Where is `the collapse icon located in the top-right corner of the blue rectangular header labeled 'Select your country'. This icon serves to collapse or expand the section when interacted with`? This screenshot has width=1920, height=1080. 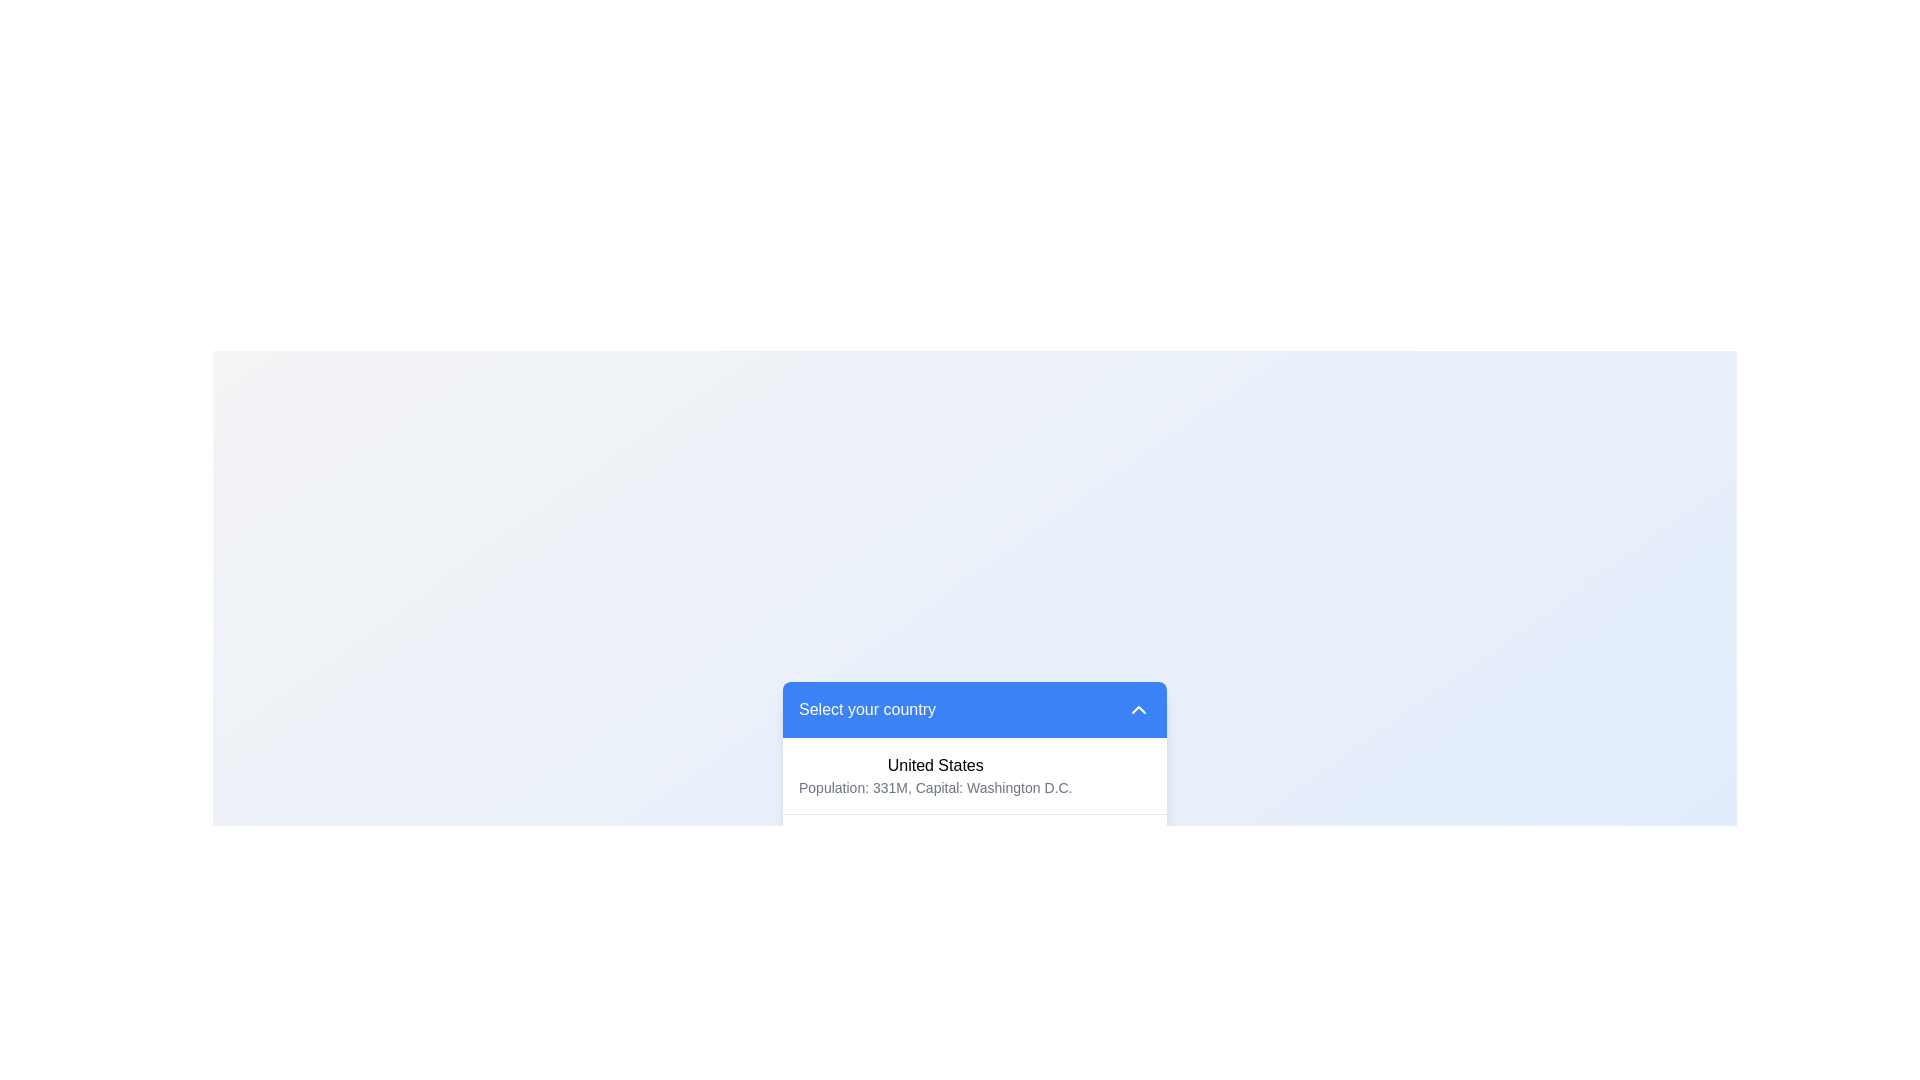
the collapse icon located in the top-right corner of the blue rectangular header labeled 'Select your country'. This icon serves to collapse or expand the section when interacted with is located at coordinates (1138, 708).